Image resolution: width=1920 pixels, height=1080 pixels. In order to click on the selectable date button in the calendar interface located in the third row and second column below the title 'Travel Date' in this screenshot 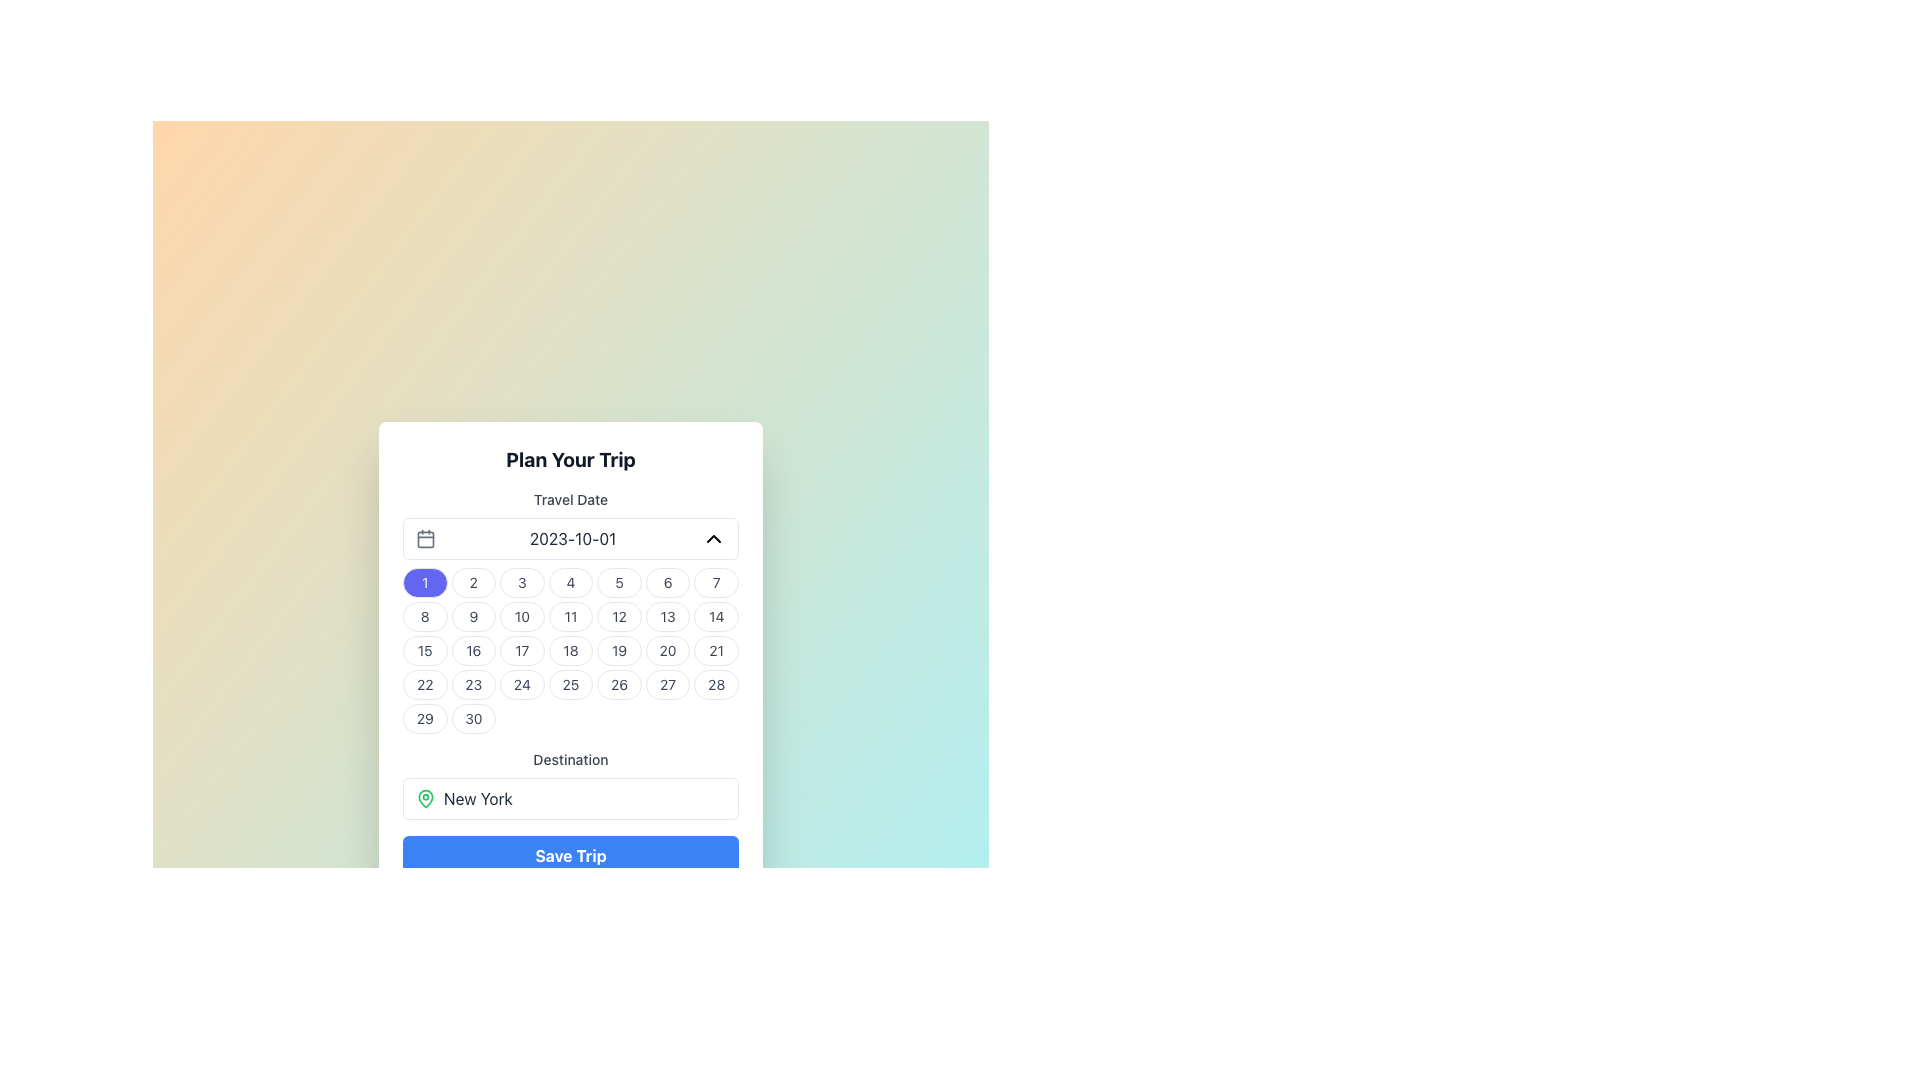, I will do `click(472, 651)`.